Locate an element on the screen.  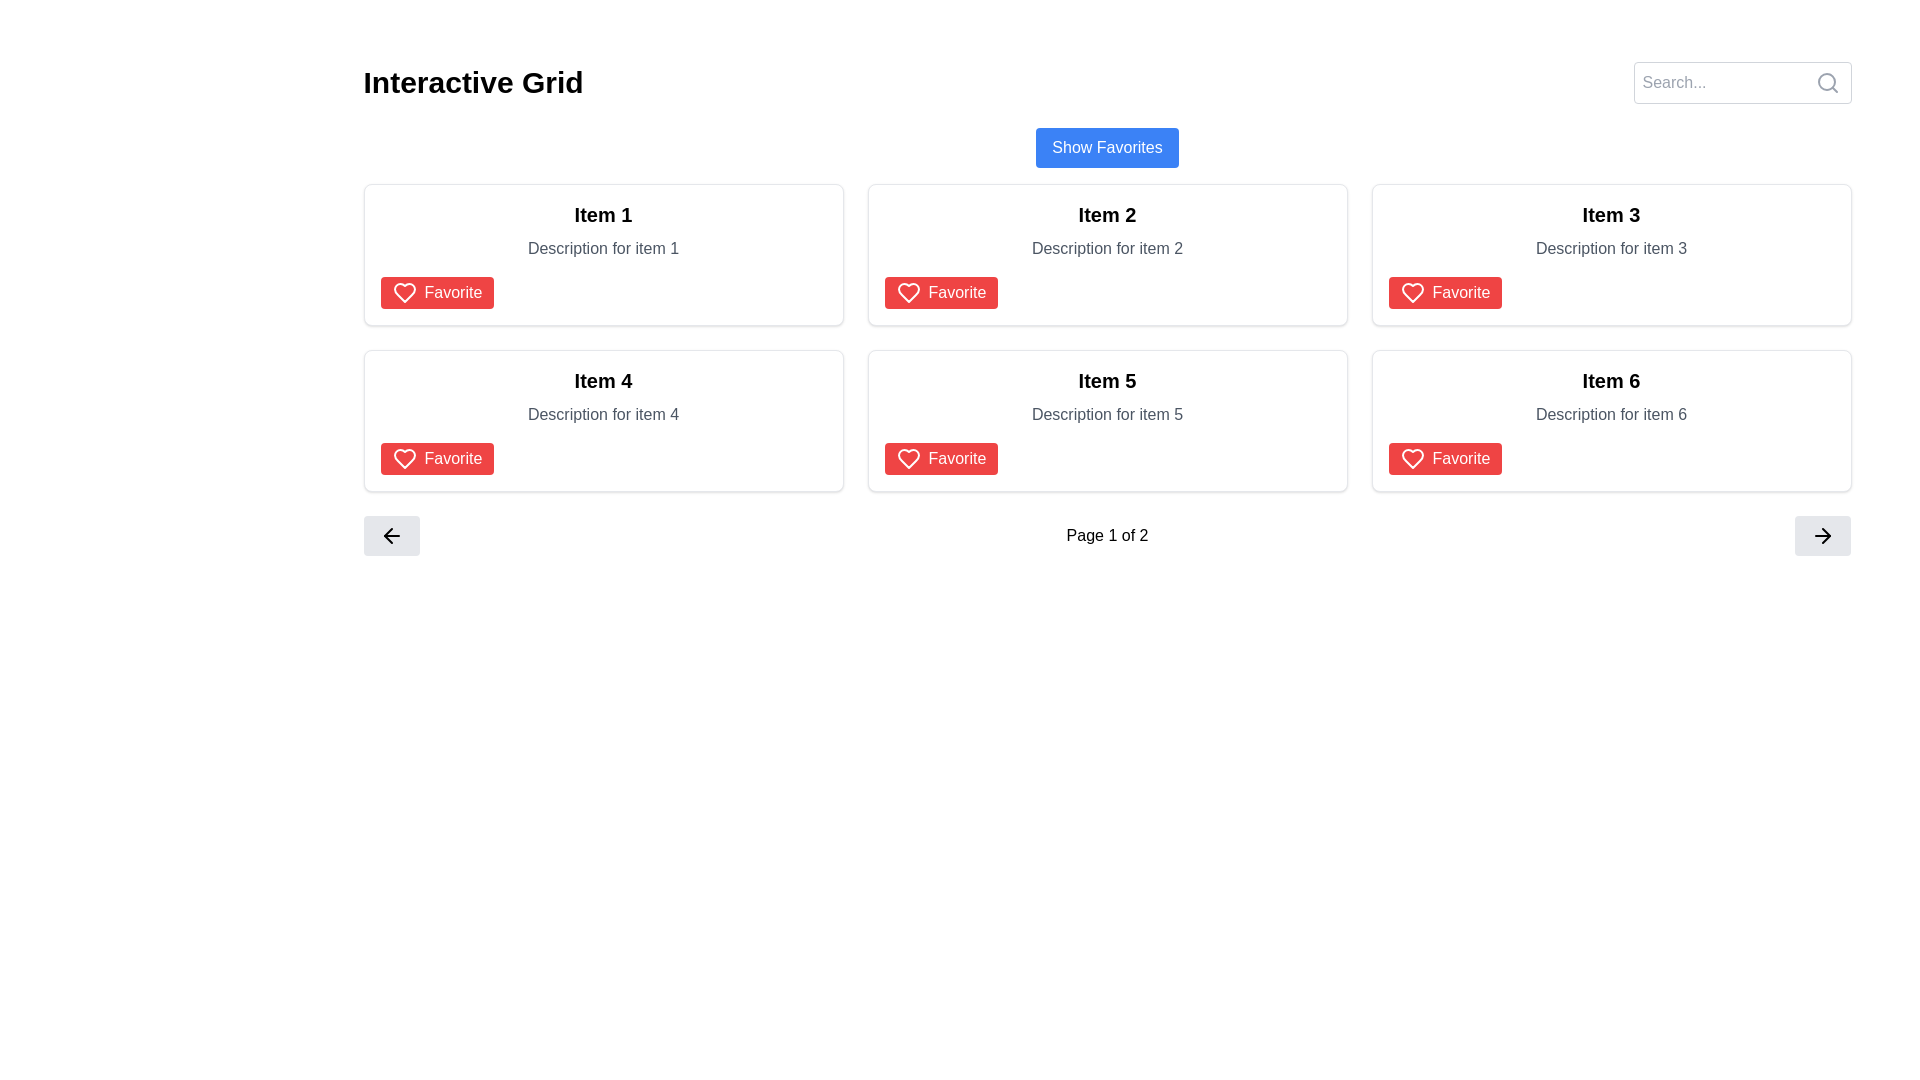
the button located in the bottom left of the card labeled 'Item 3' to mark the item as a favorite is located at coordinates (1445, 293).